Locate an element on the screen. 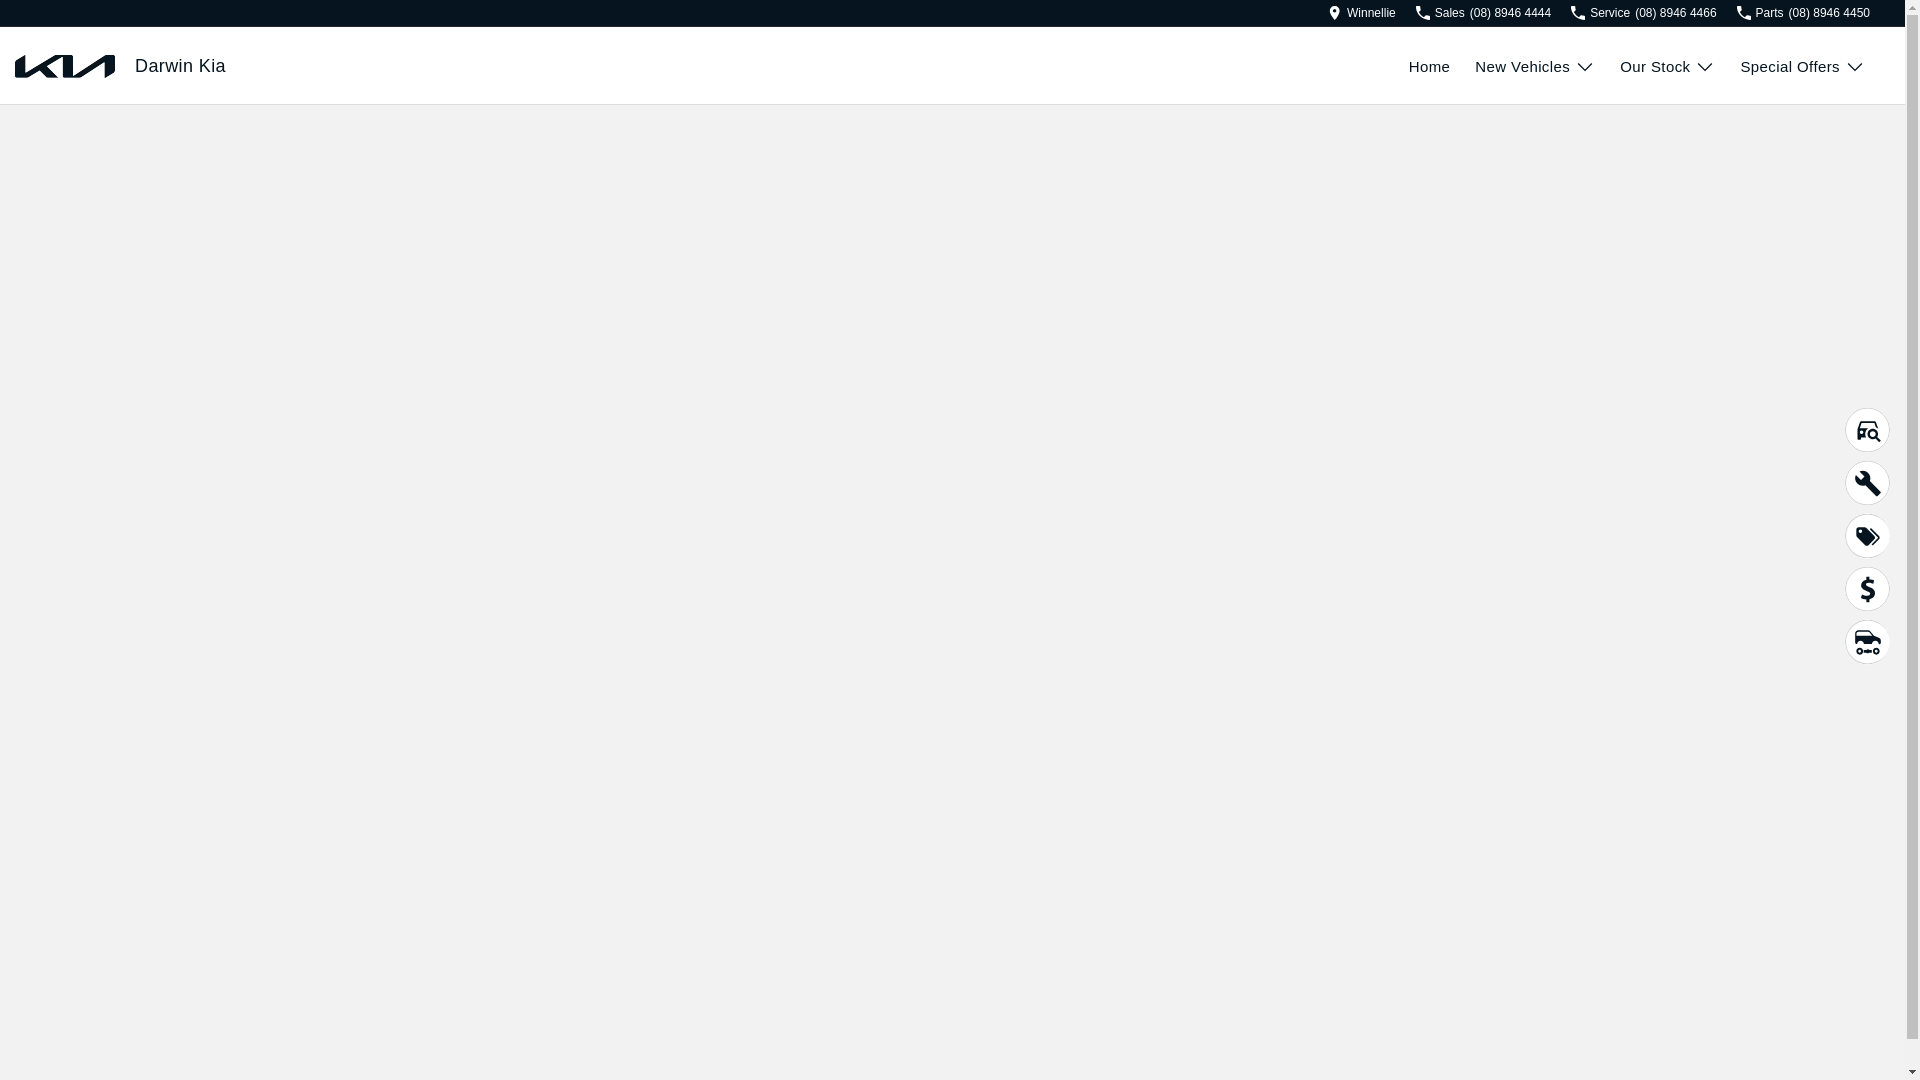  'New Vehicles' is located at coordinates (1474, 65).